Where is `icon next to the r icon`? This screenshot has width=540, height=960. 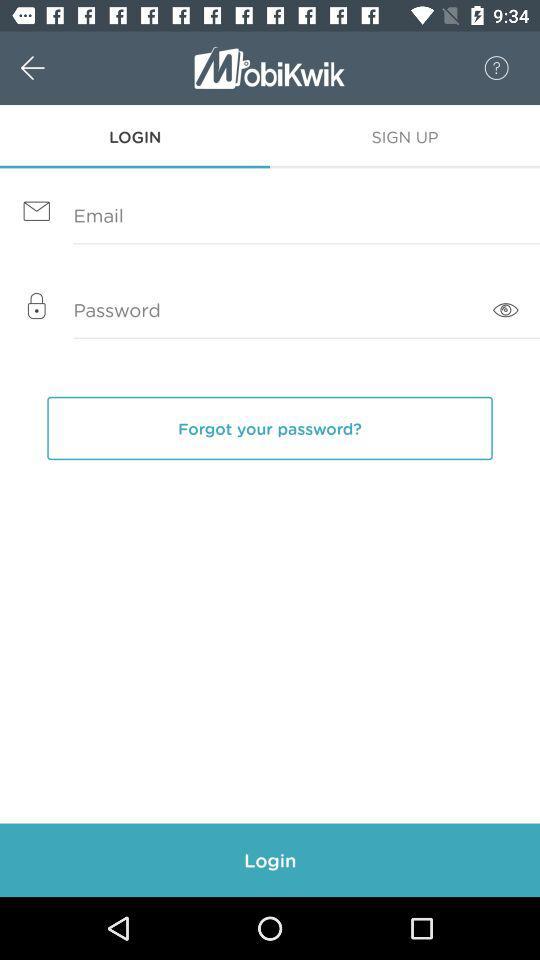 icon next to the r icon is located at coordinates (54, 68).